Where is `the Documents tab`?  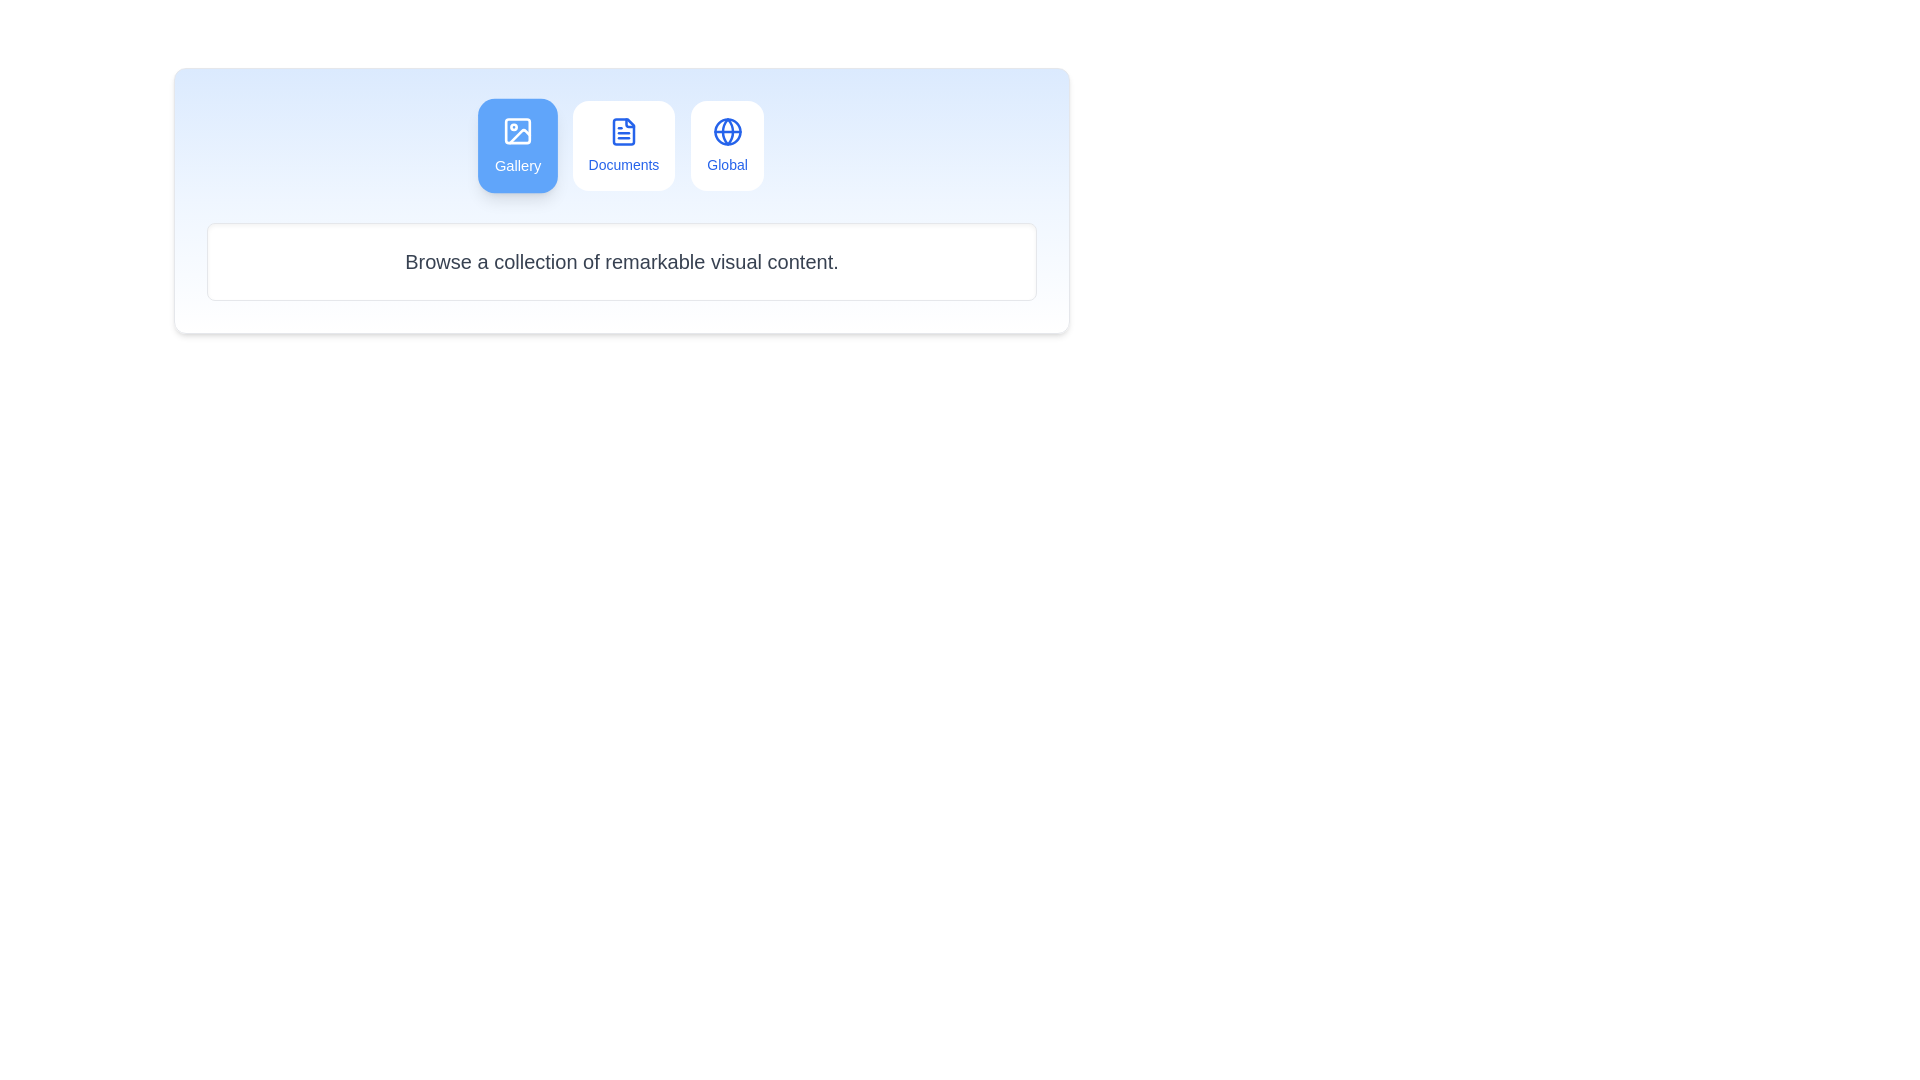
the Documents tab is located at coordinates (622, 145).